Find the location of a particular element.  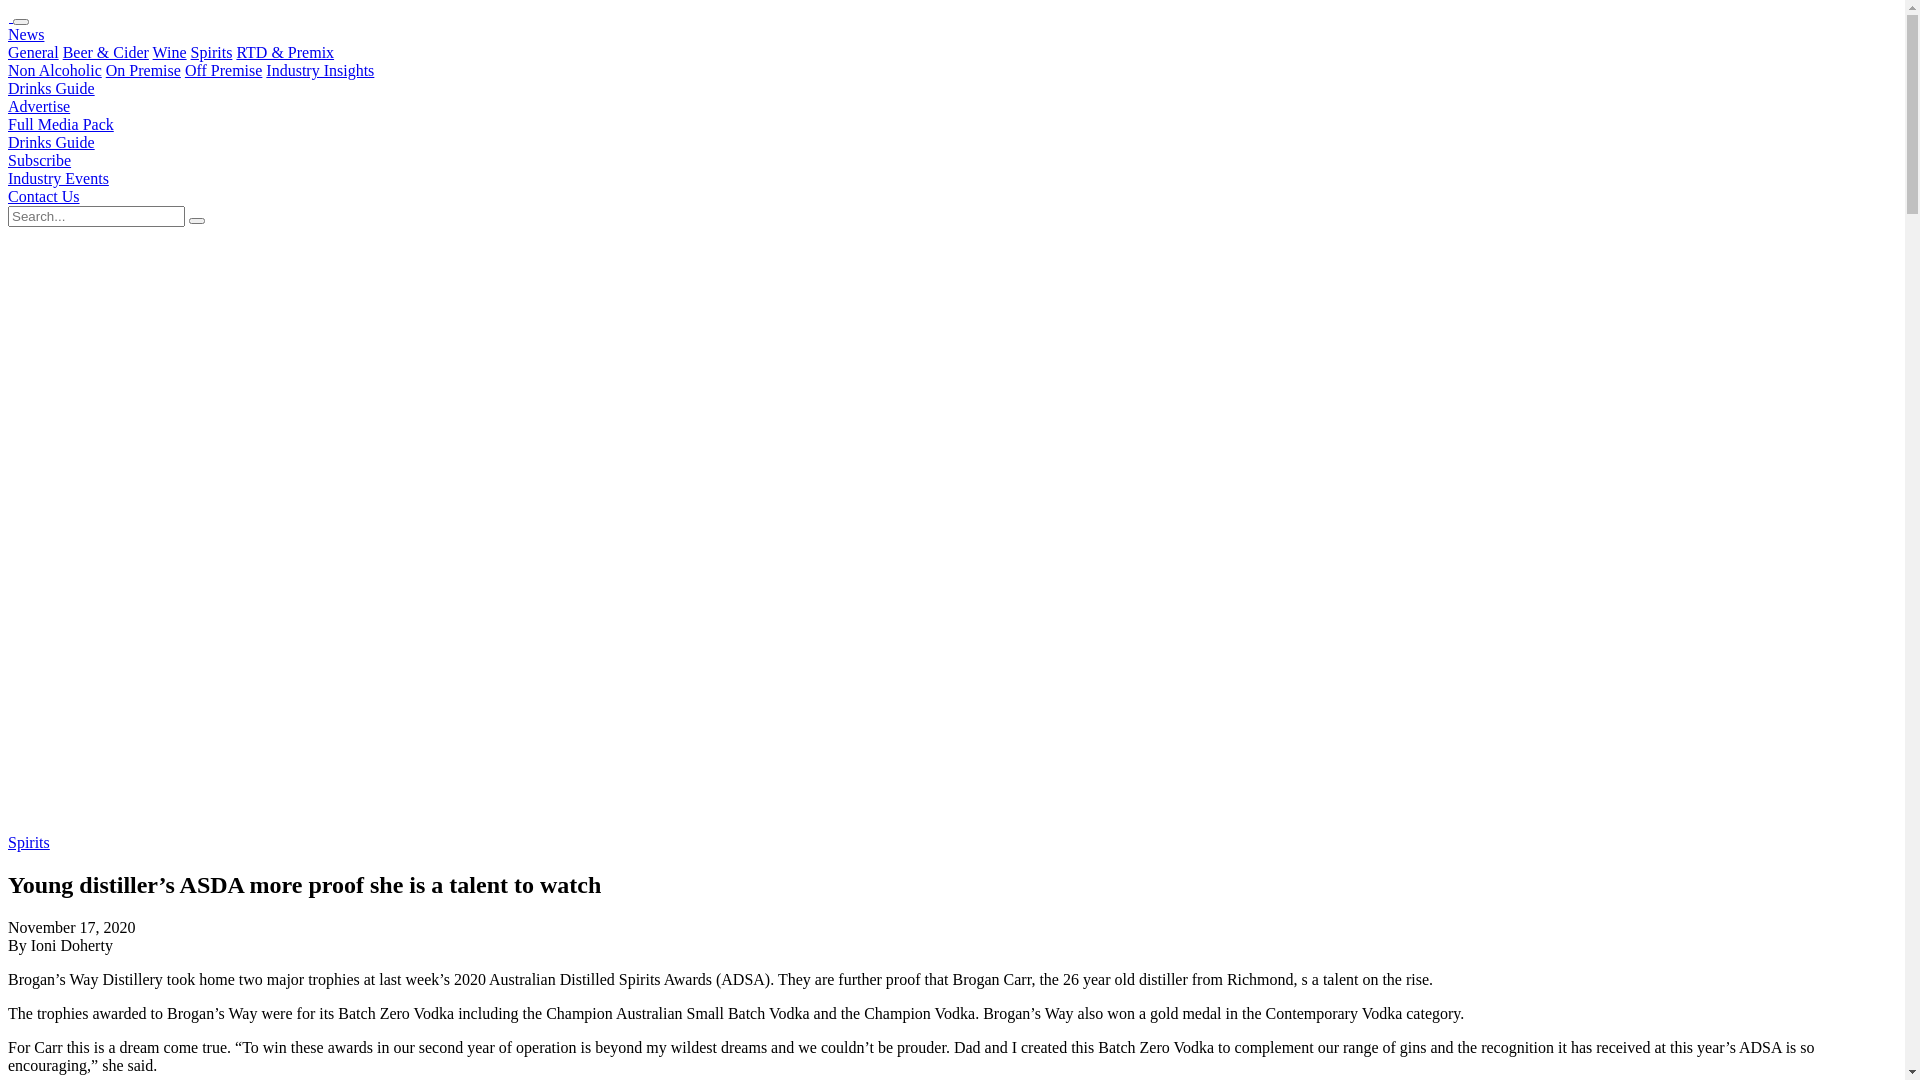

'Subscribe' is located at coordinates (8, 159).